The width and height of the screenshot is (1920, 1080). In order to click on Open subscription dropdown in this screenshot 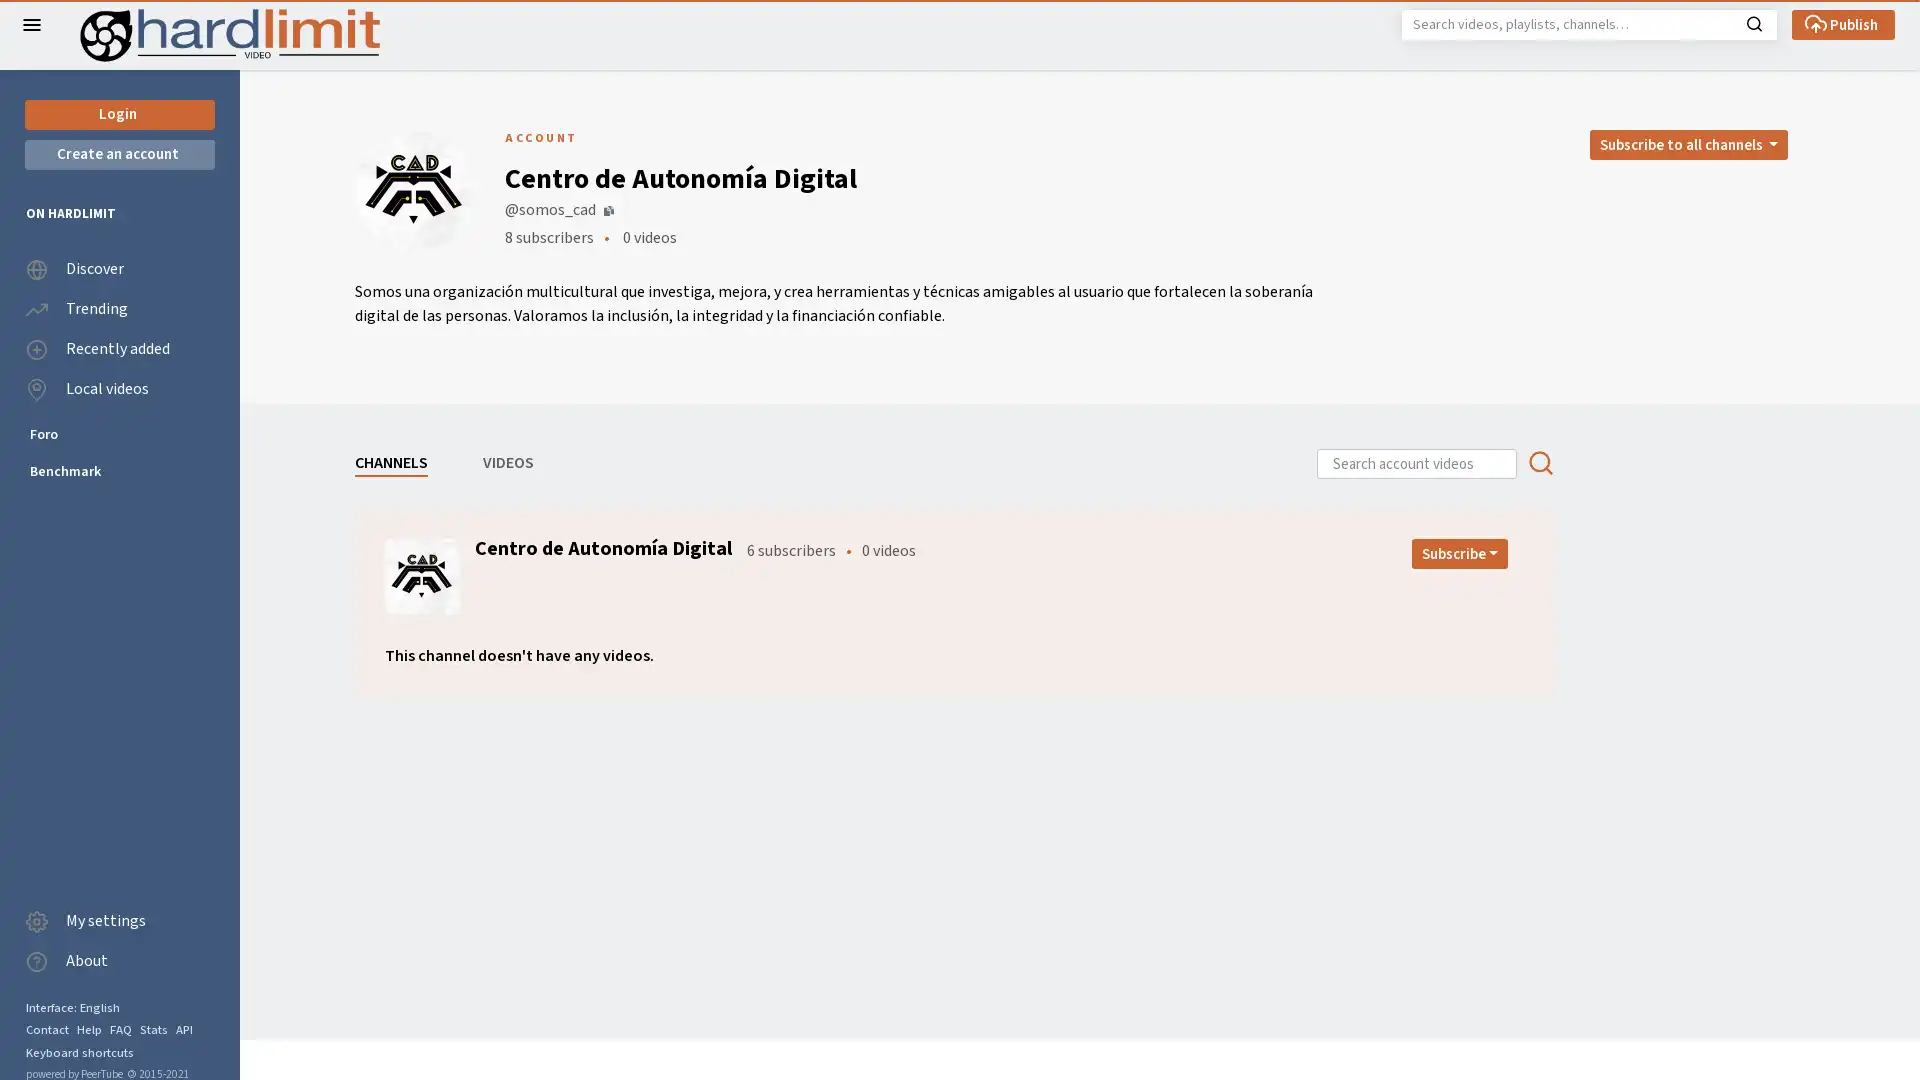, I will do `click(1459, 554)`.